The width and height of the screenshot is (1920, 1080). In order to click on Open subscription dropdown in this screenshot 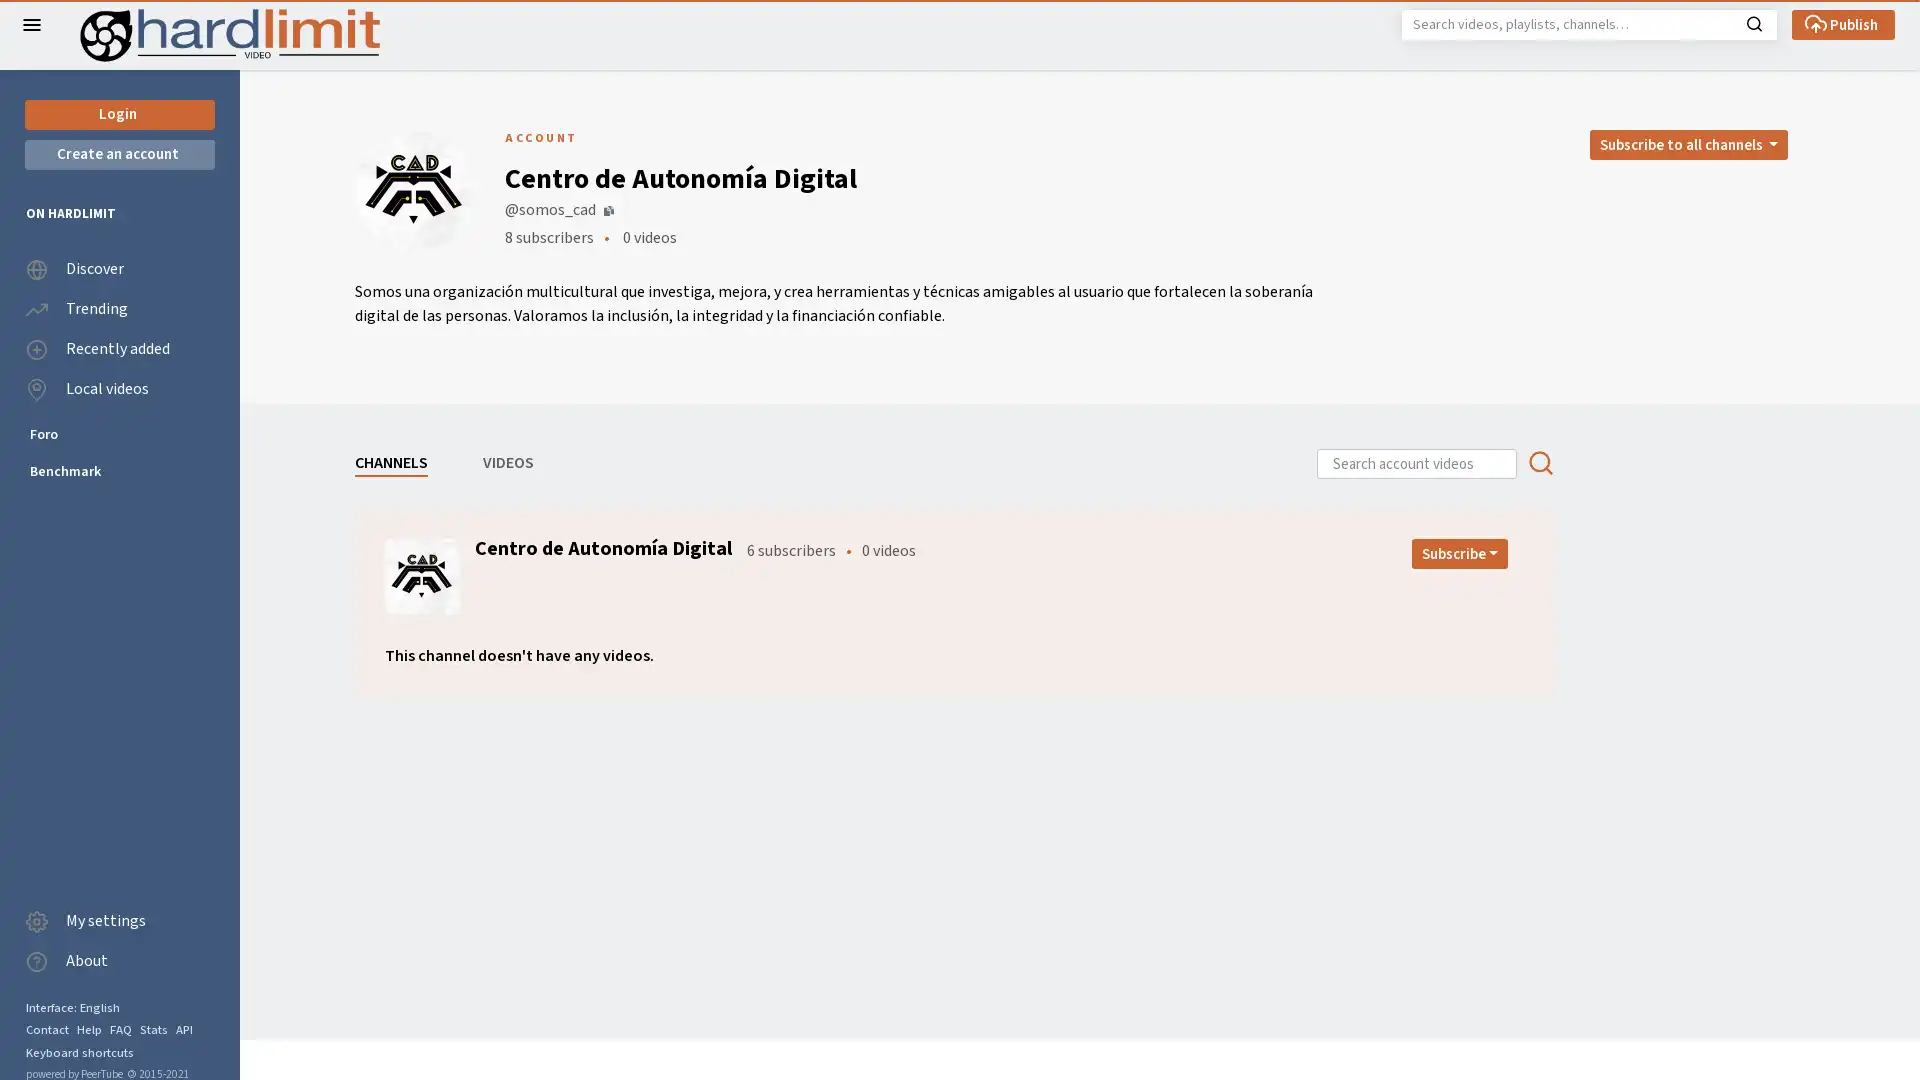, I will do `click(1459, 554)`.